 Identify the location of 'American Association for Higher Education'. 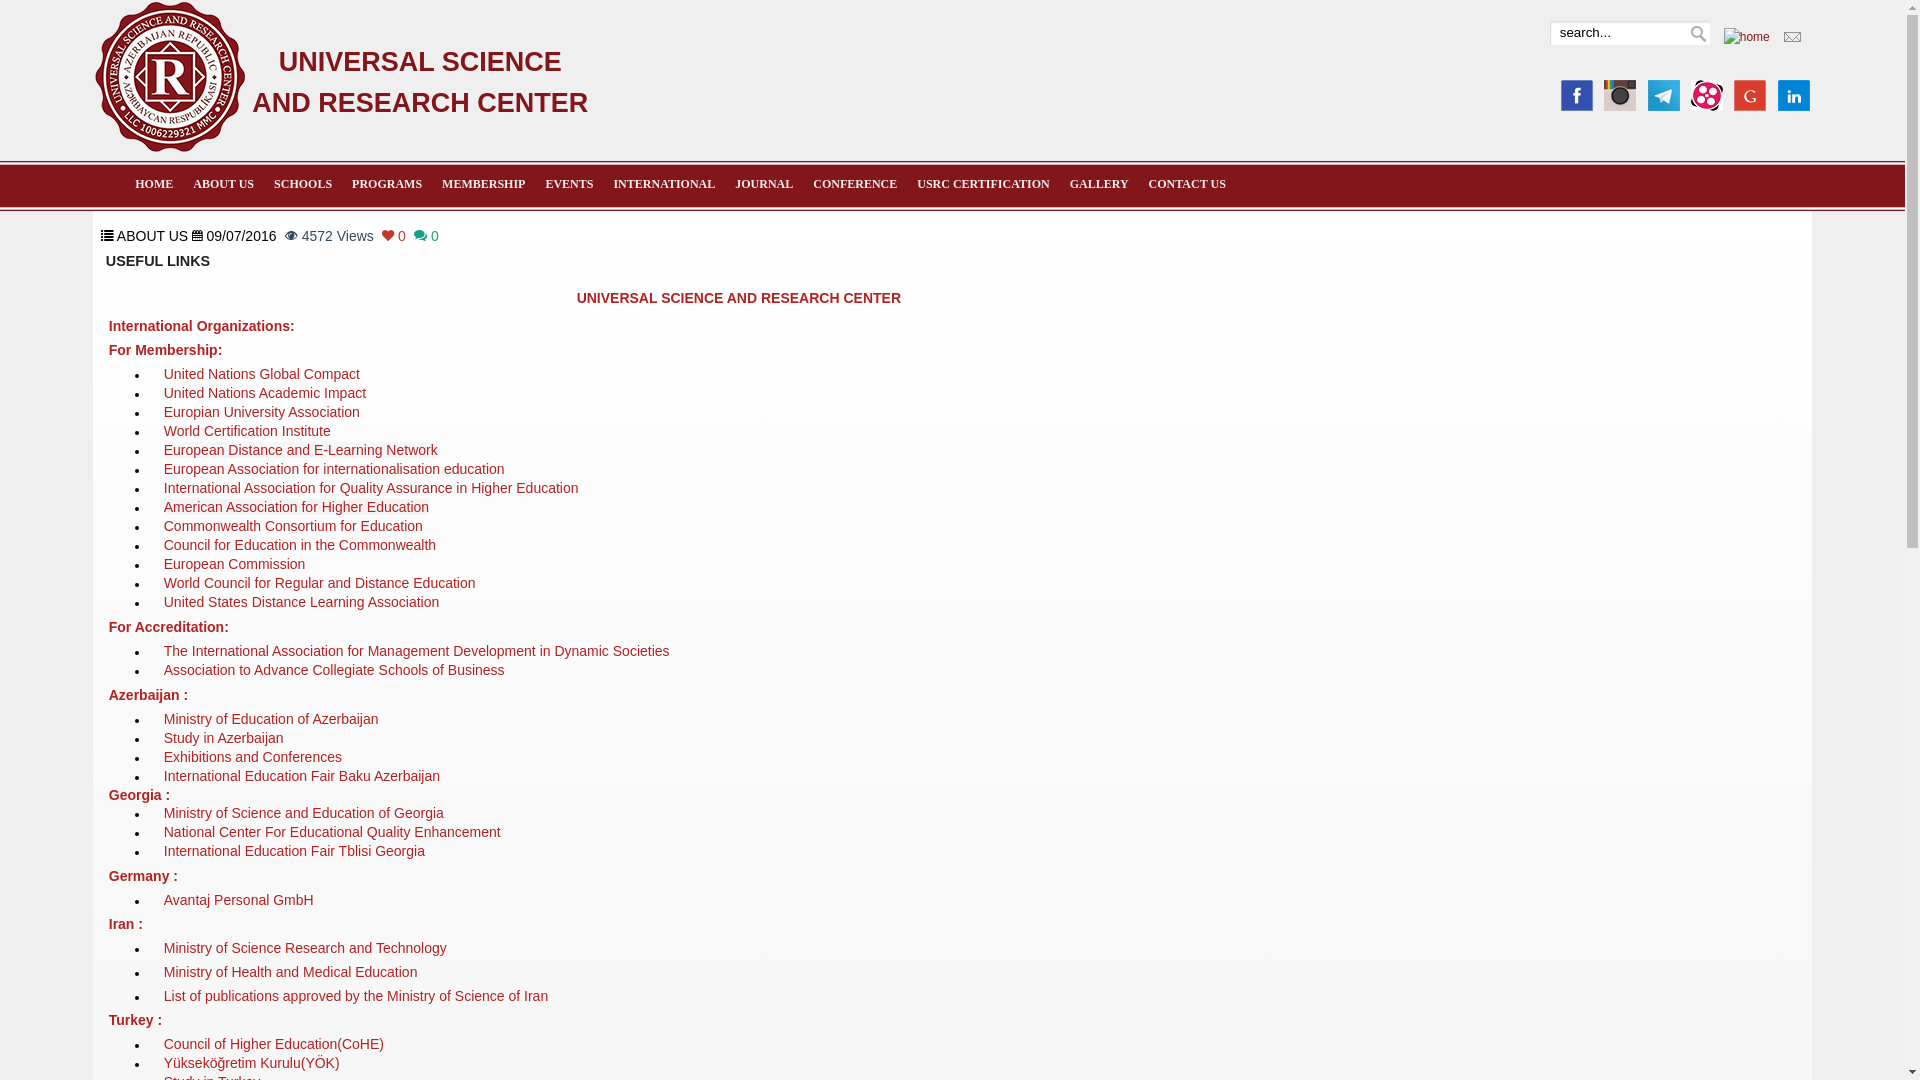
(295, 509).